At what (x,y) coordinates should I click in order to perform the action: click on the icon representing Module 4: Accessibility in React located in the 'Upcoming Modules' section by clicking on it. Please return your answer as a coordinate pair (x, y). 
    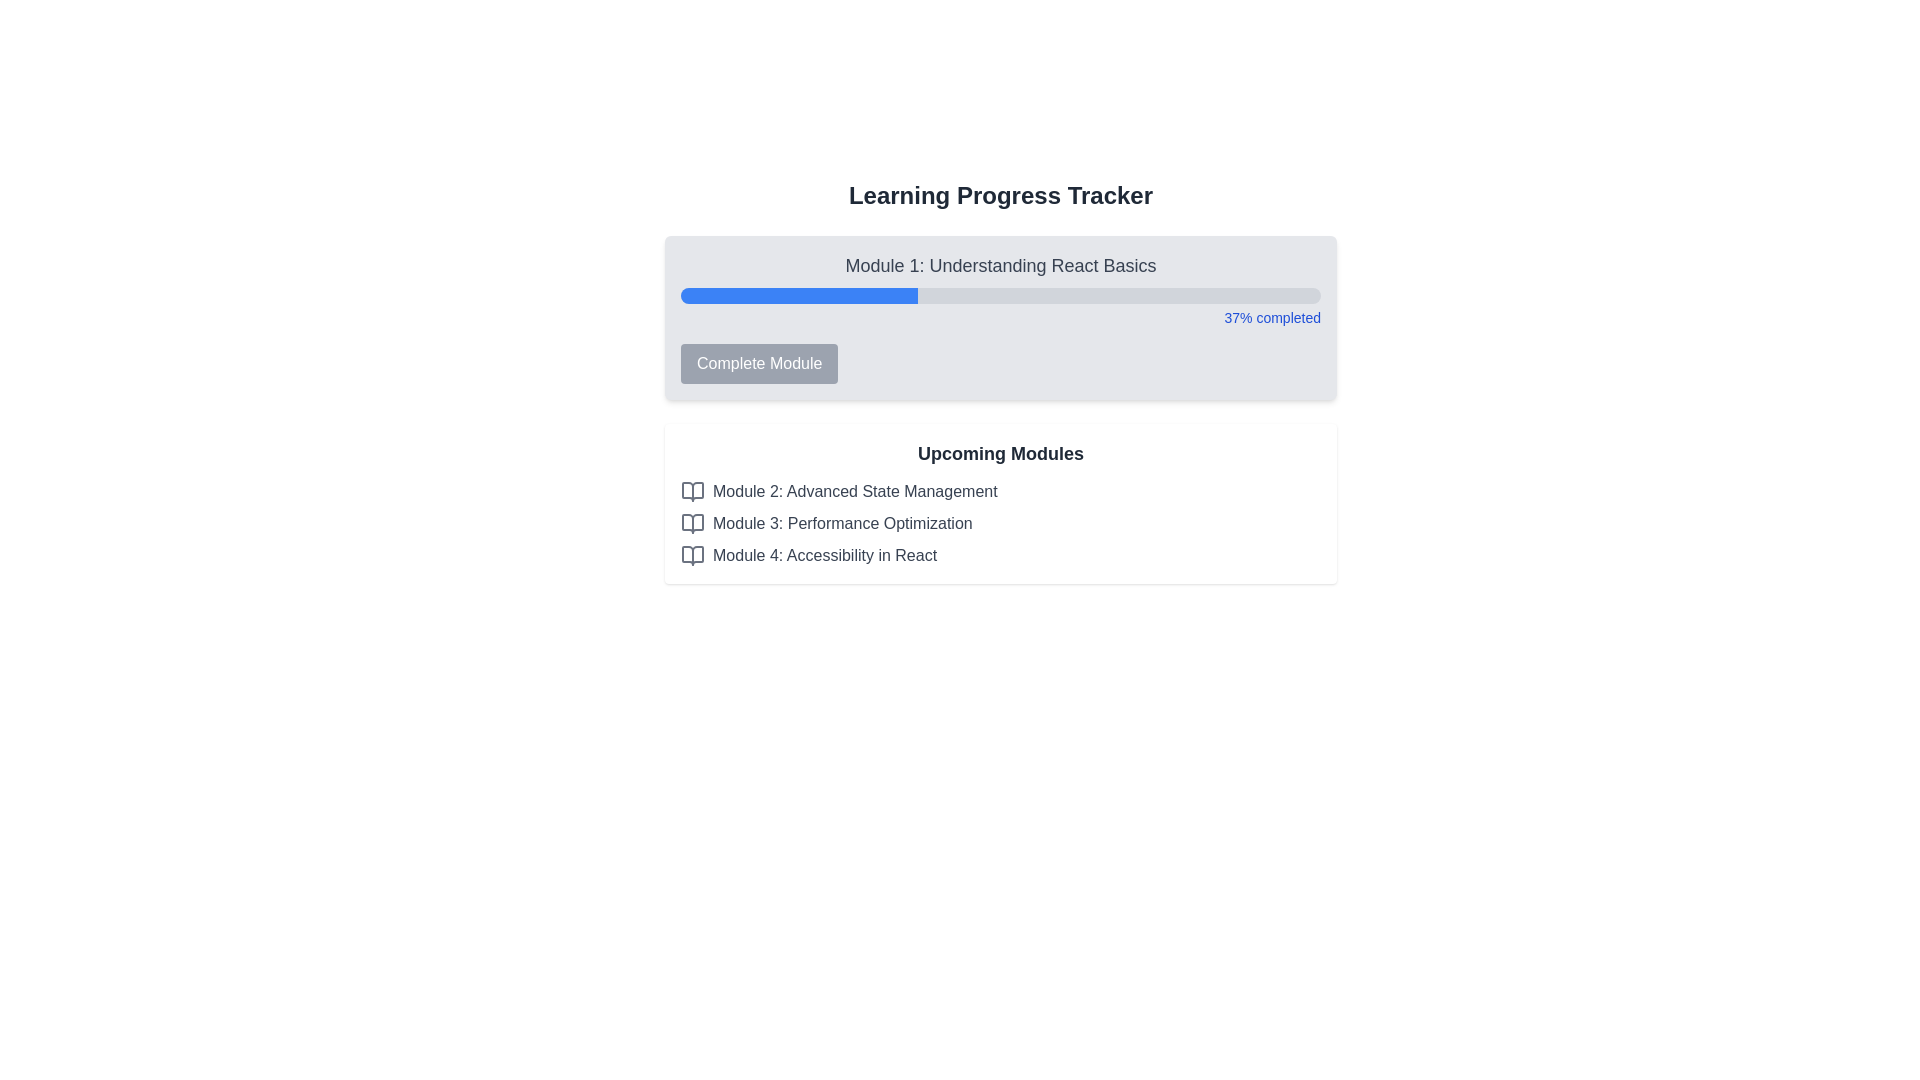
    Looking at the image, I should click on (692, 555).